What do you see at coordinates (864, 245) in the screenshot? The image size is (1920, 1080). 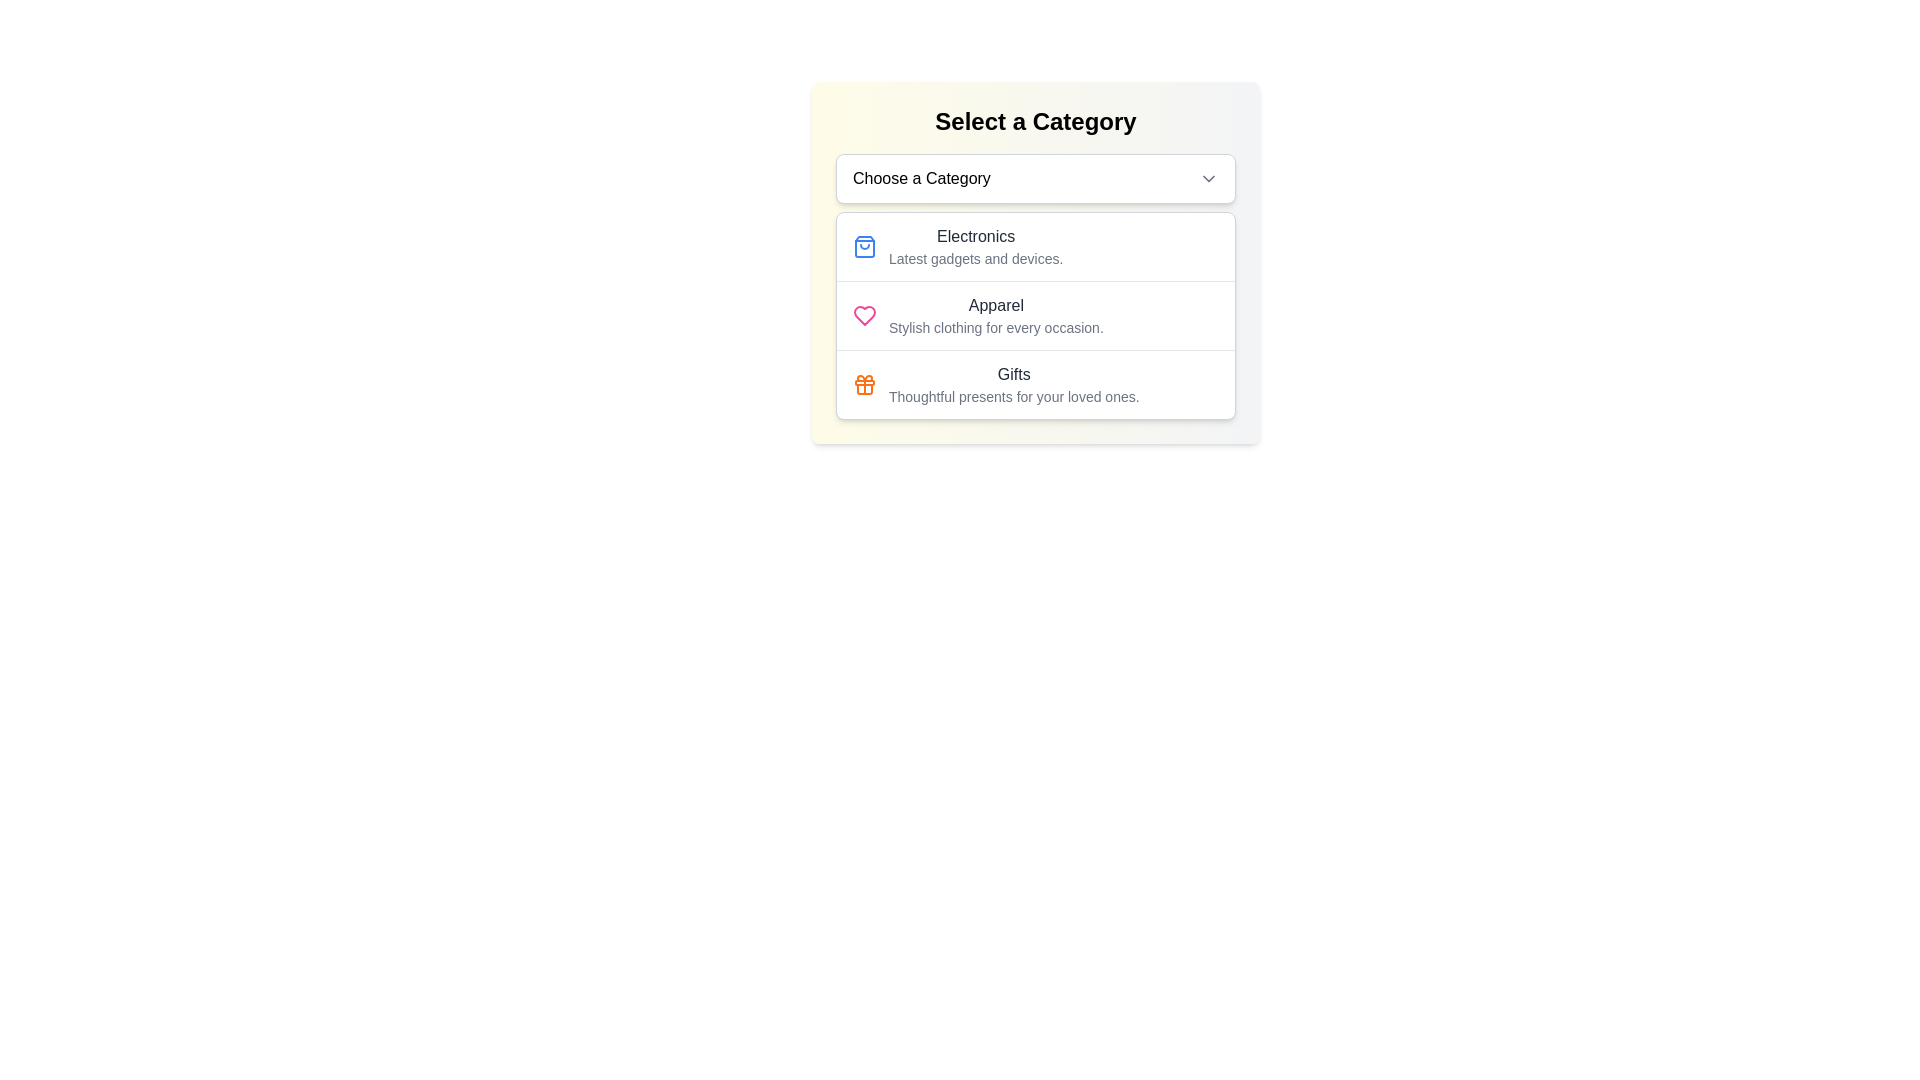 I see `the 'Electronics' category icon located to the left of the text 'Electronics'` at bounding box center [864, 245].